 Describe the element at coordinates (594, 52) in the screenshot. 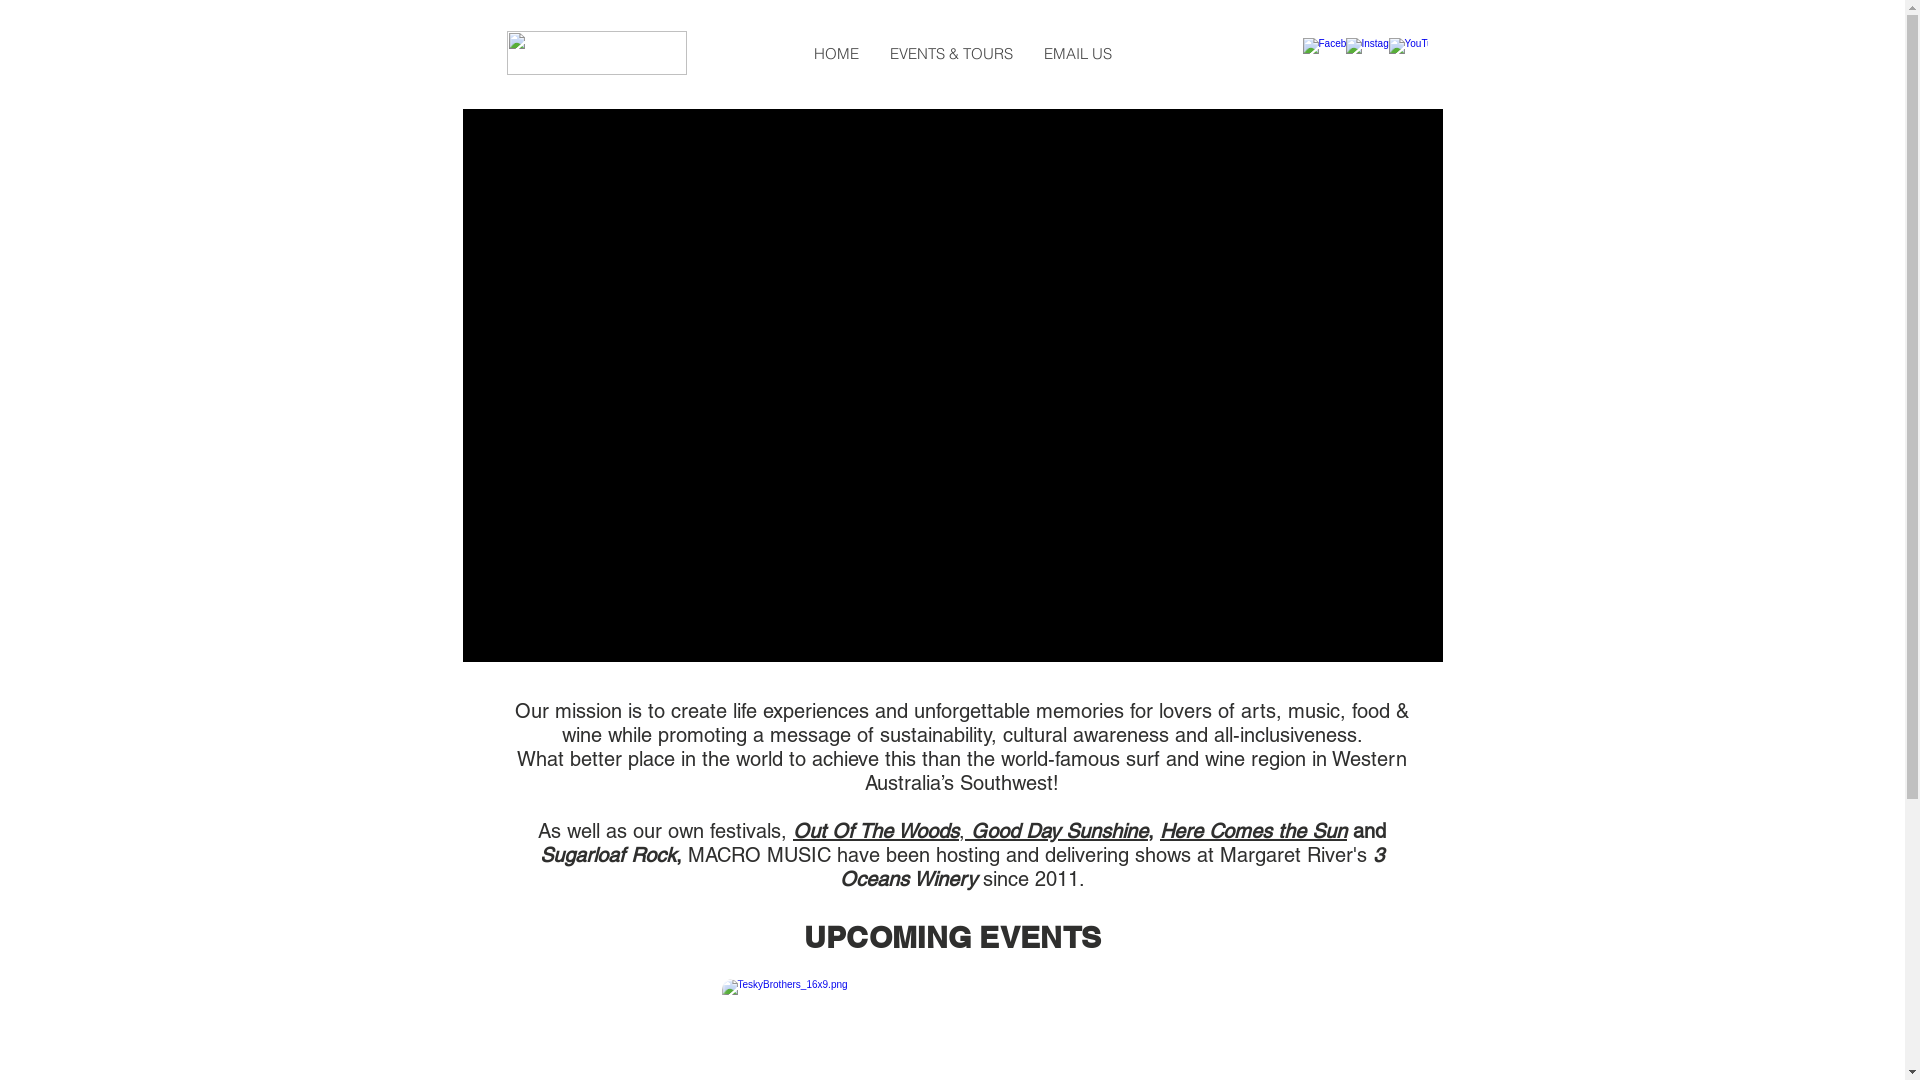

I see `'macro logo.png'` at that location.